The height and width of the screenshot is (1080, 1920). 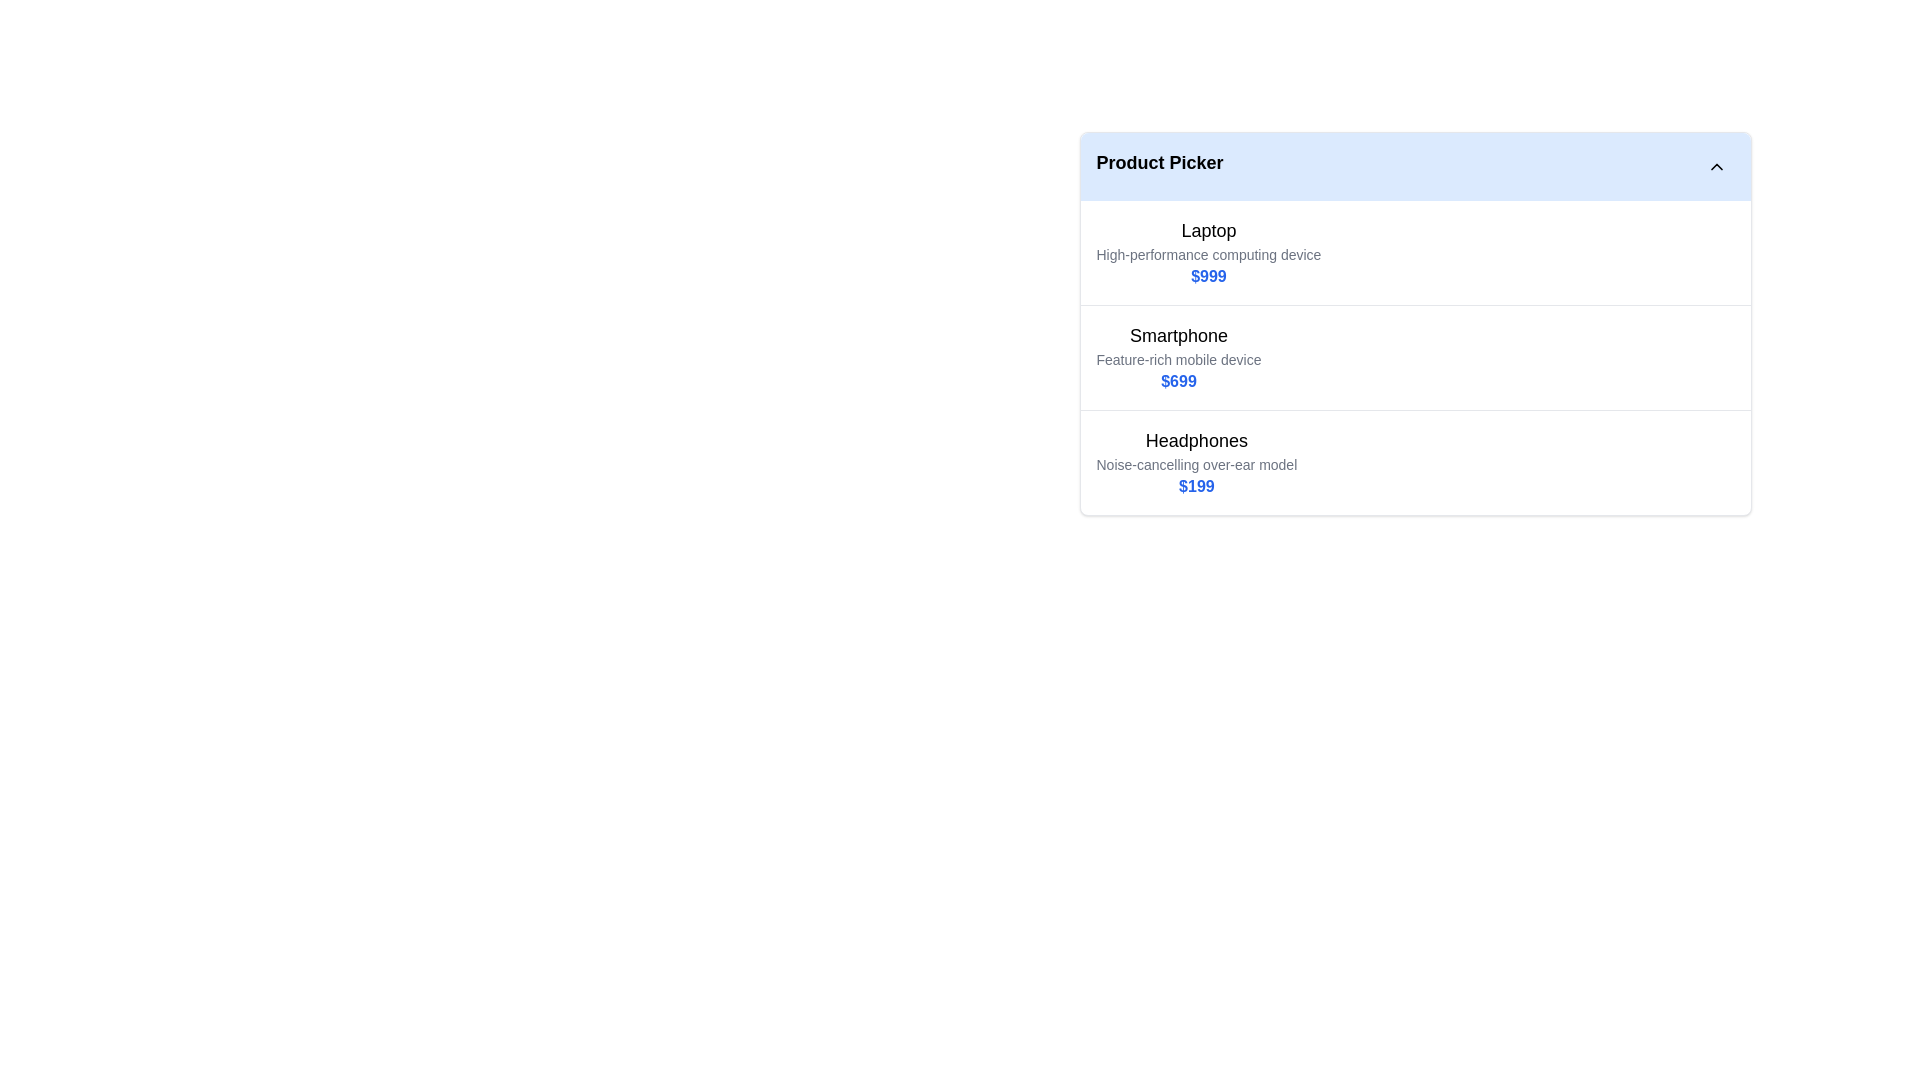 I want to click on on the second product list item displaying details for 'Smartphone', which includes the name, description, and price, so click(x=1414, y=357).